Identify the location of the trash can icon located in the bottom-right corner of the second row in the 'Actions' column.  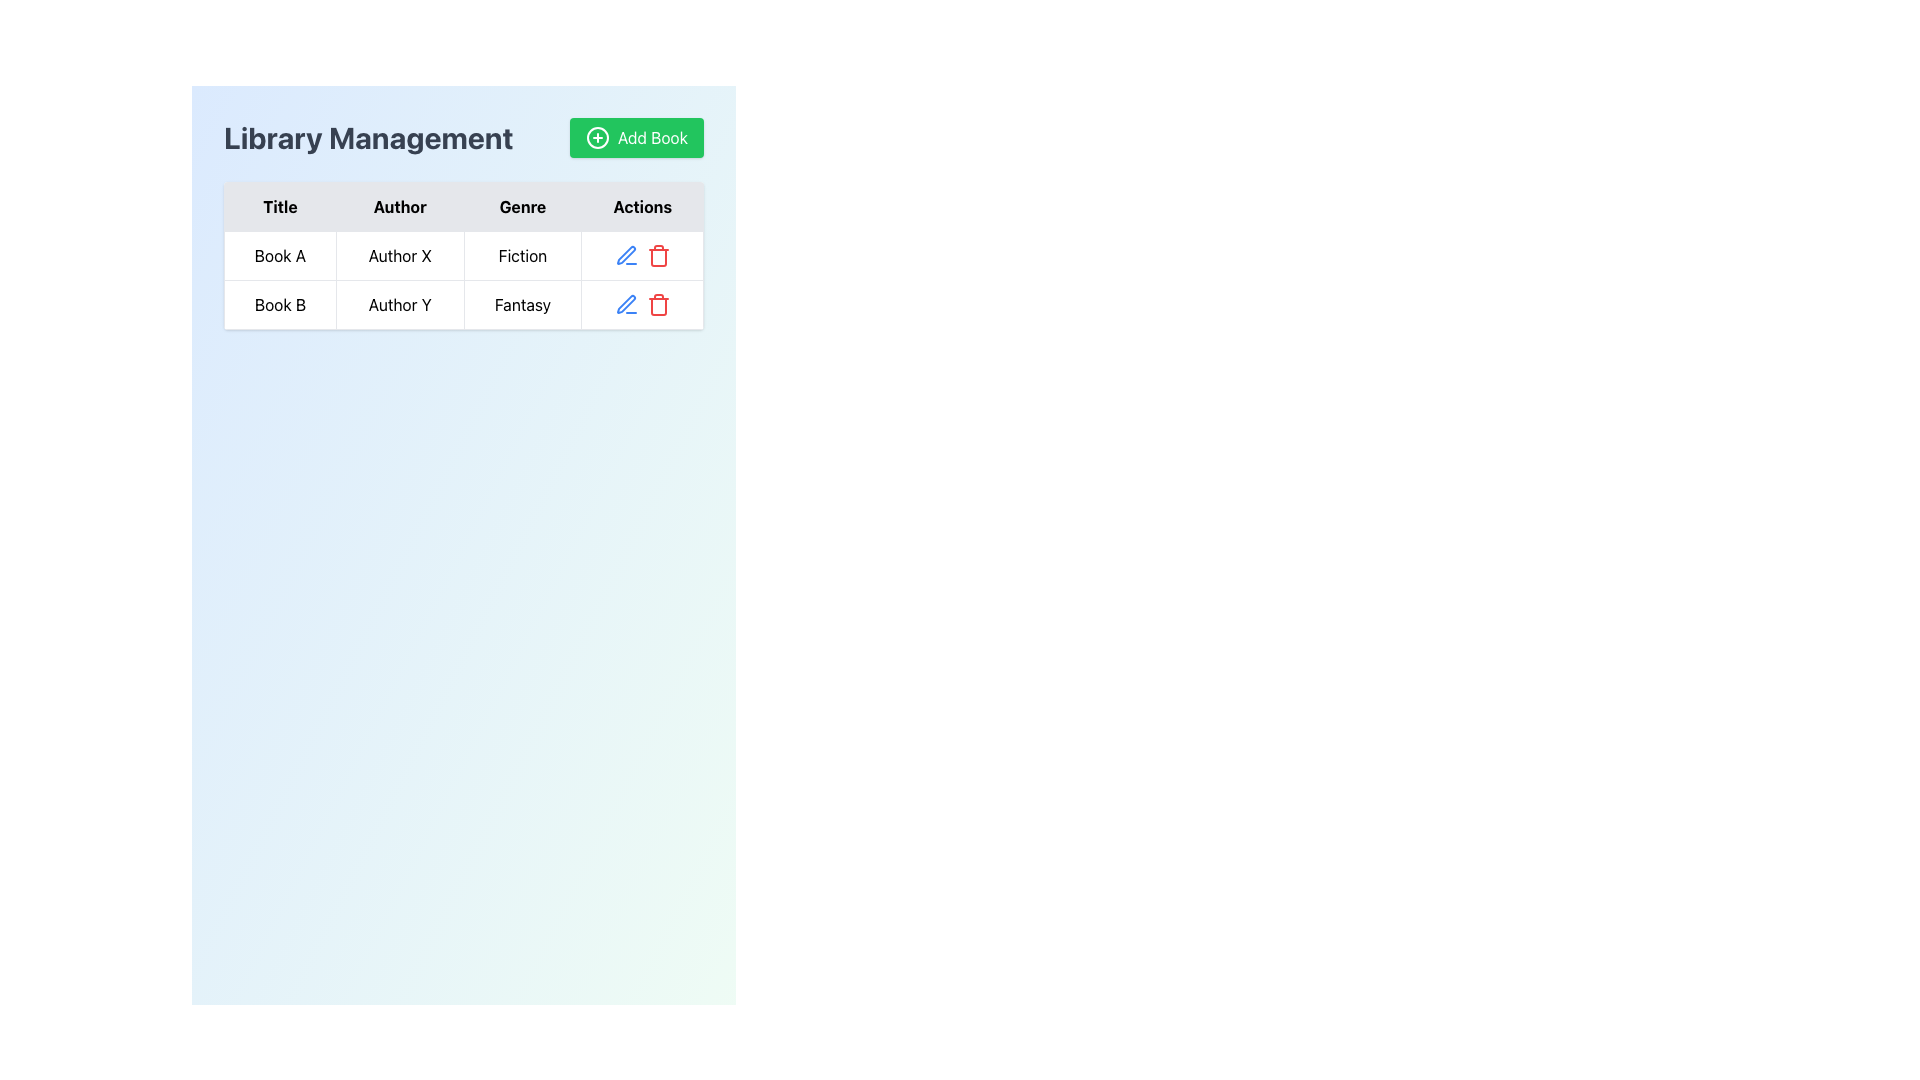
(658, 307).